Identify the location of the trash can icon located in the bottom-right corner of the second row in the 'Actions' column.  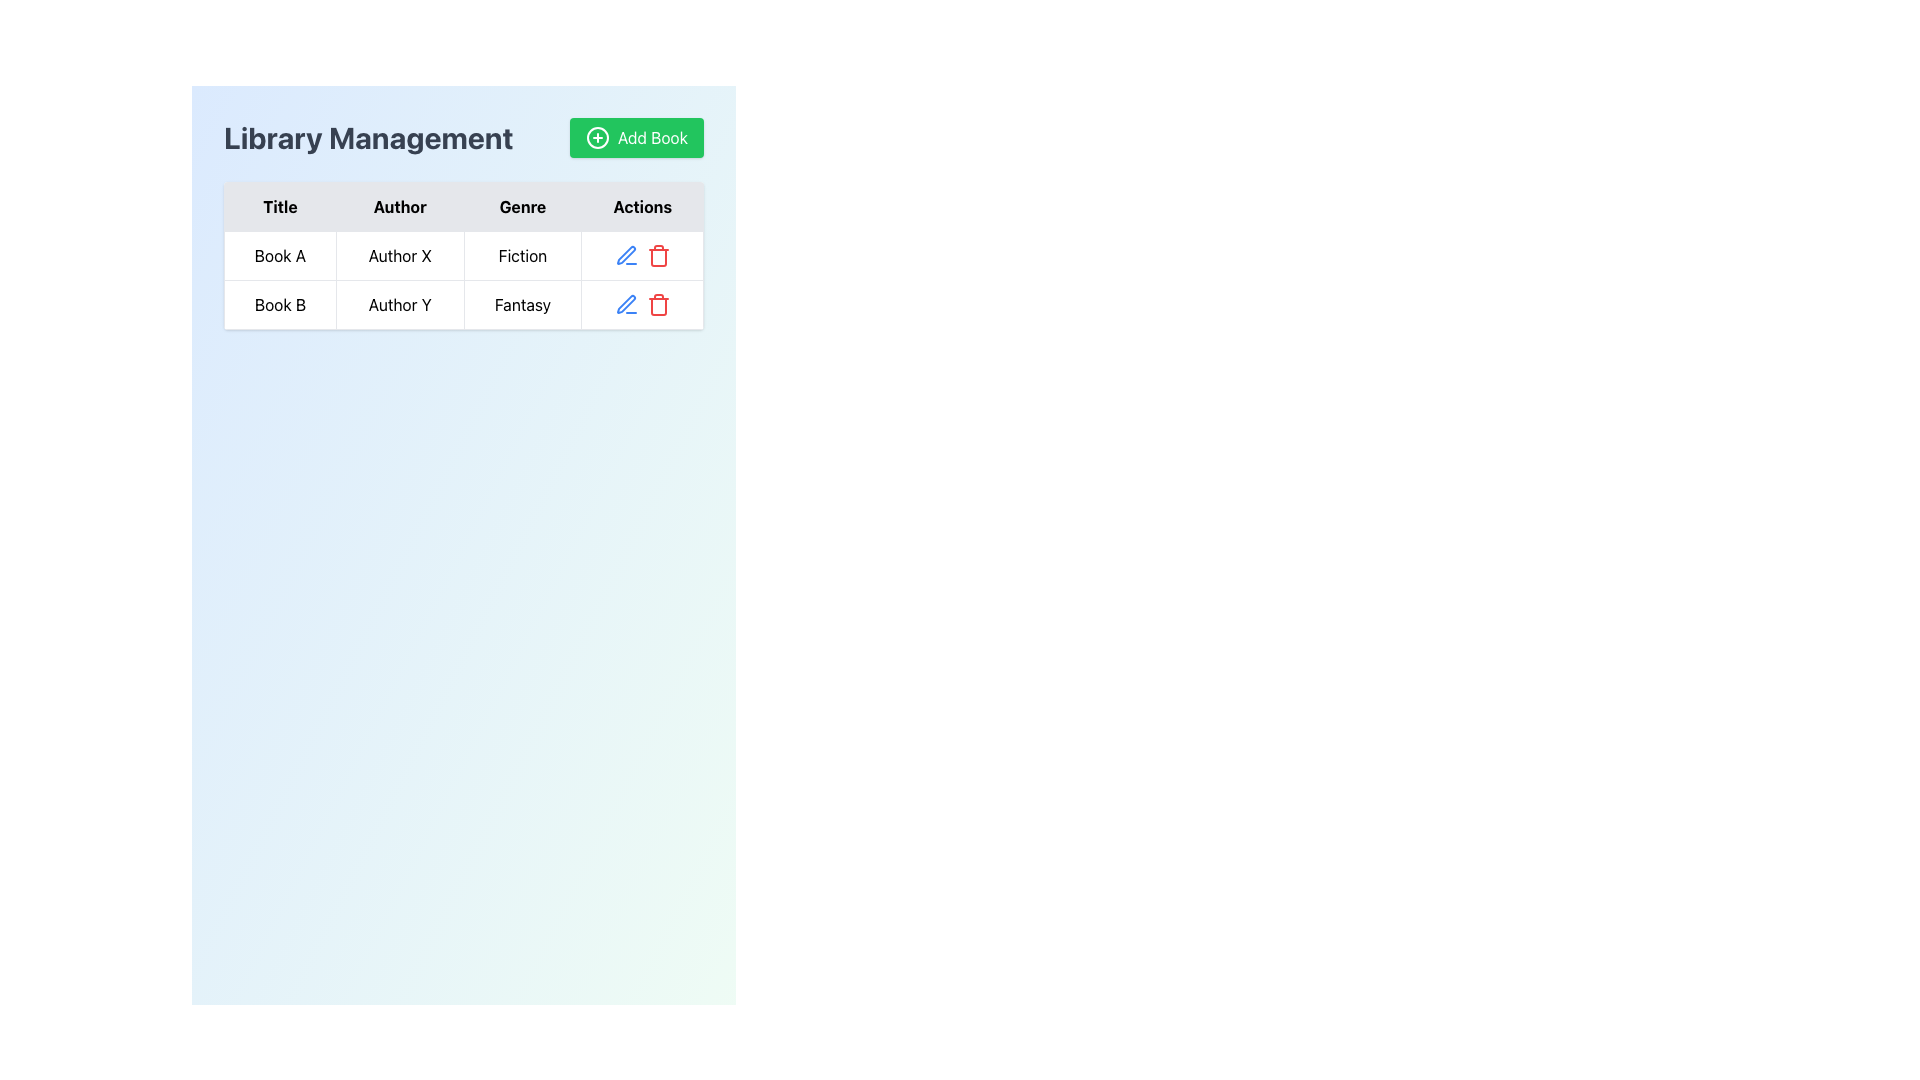
(658, 307).